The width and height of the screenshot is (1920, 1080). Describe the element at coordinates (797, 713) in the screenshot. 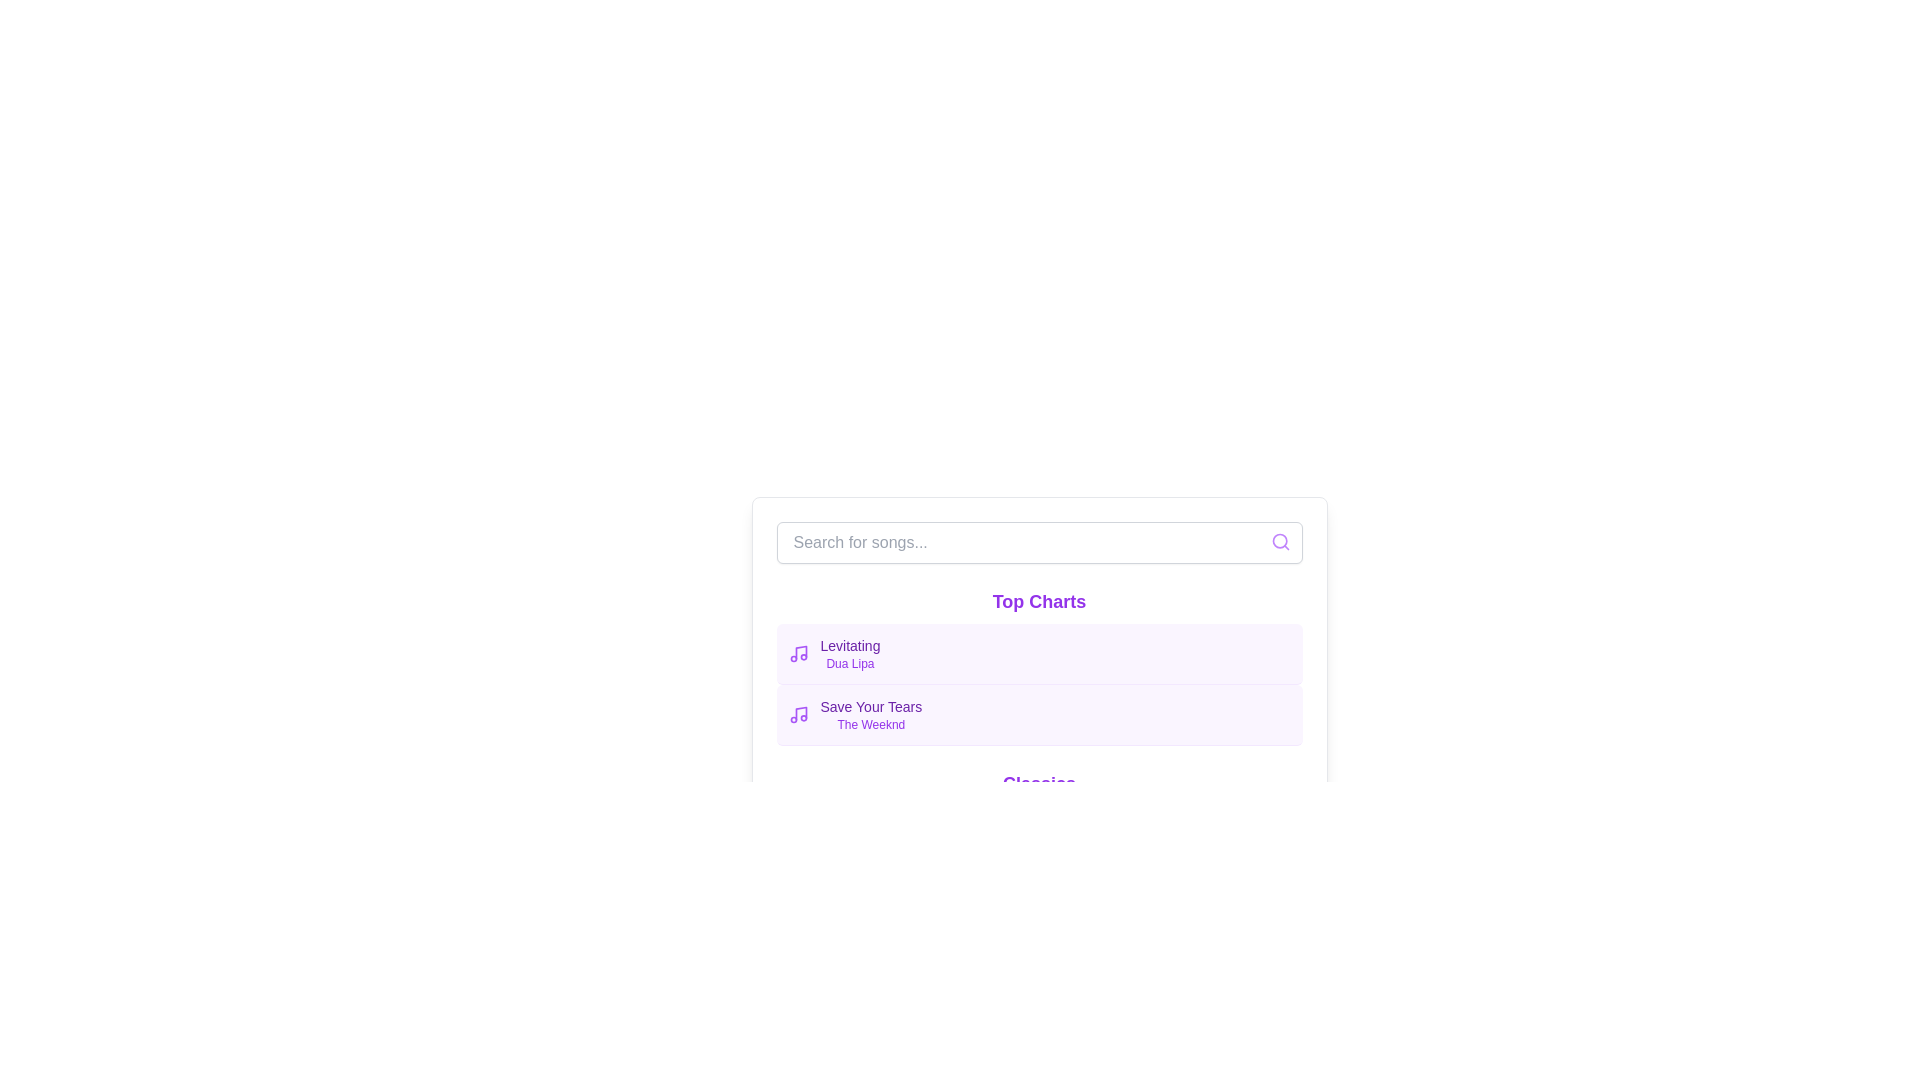

I see `the small vibrant purple music note icon located in the top left corner of the 'Top Charts' list, adjacent to the text 'Save Your Tears' and 'The Weeknd'` at that location.